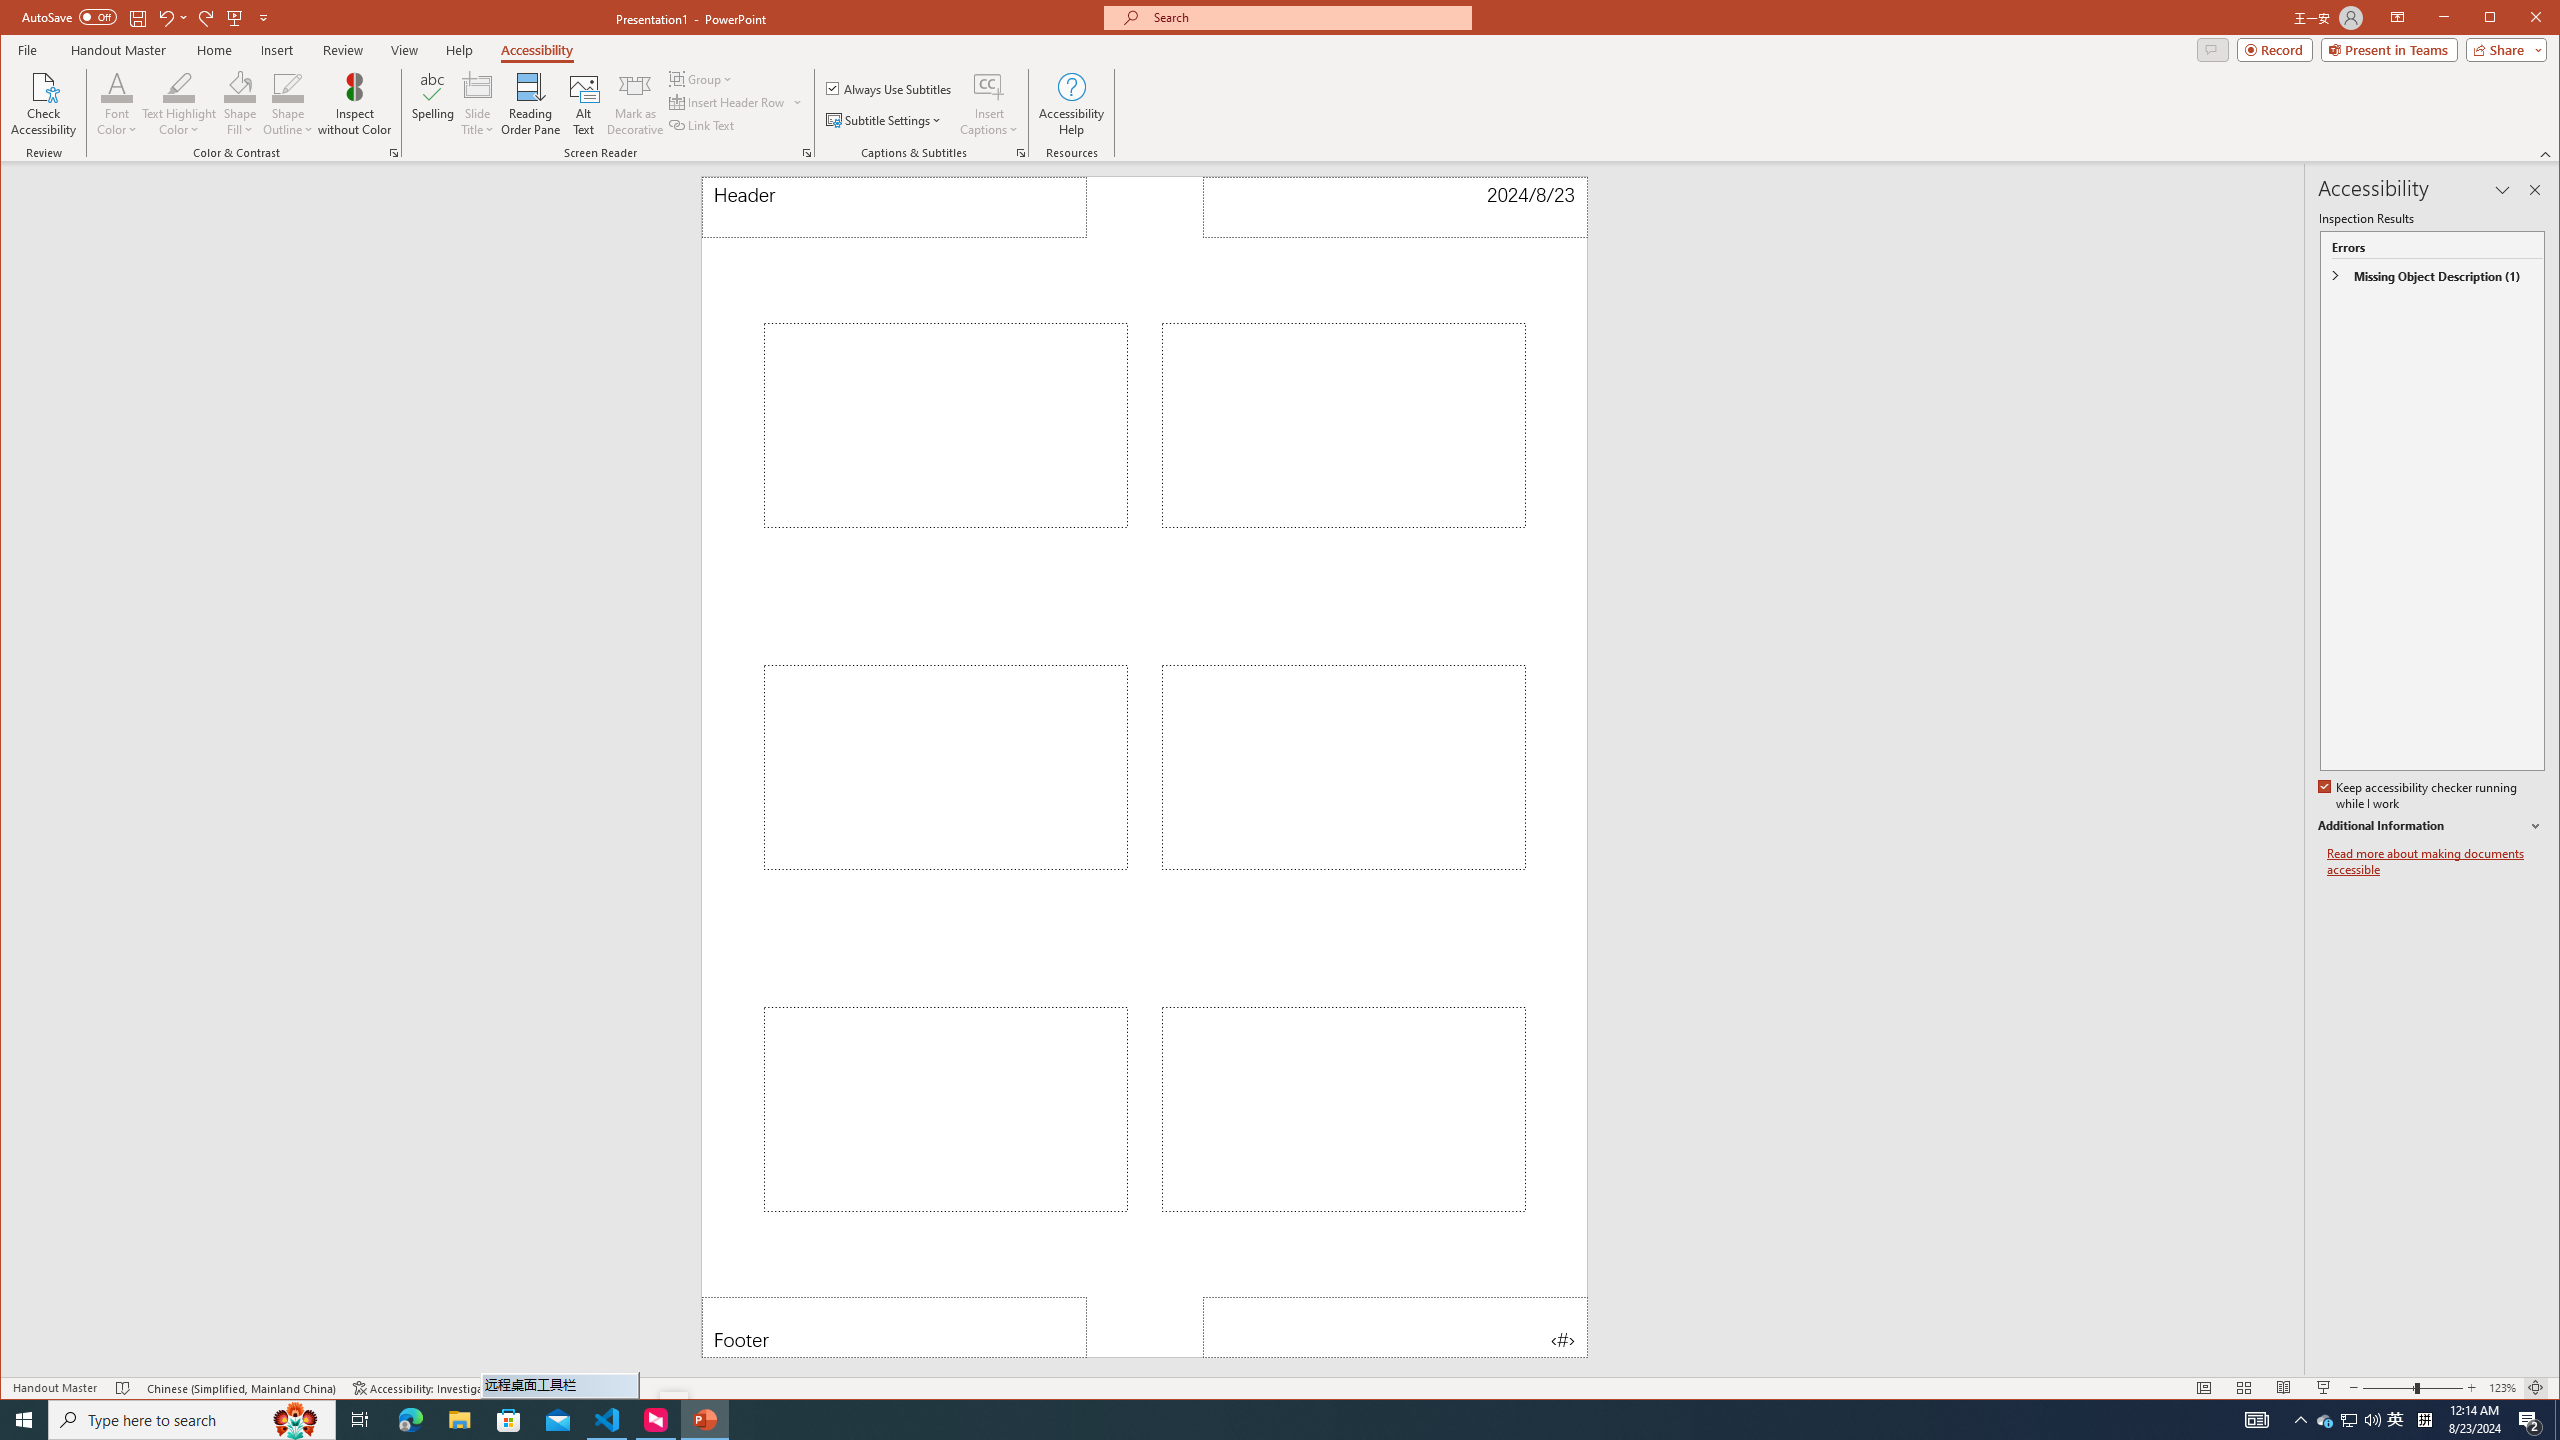 Image resolution: width=2560 pixels, height=1440 pixels. I want to click on 'Slide Title', so click(477, 103).